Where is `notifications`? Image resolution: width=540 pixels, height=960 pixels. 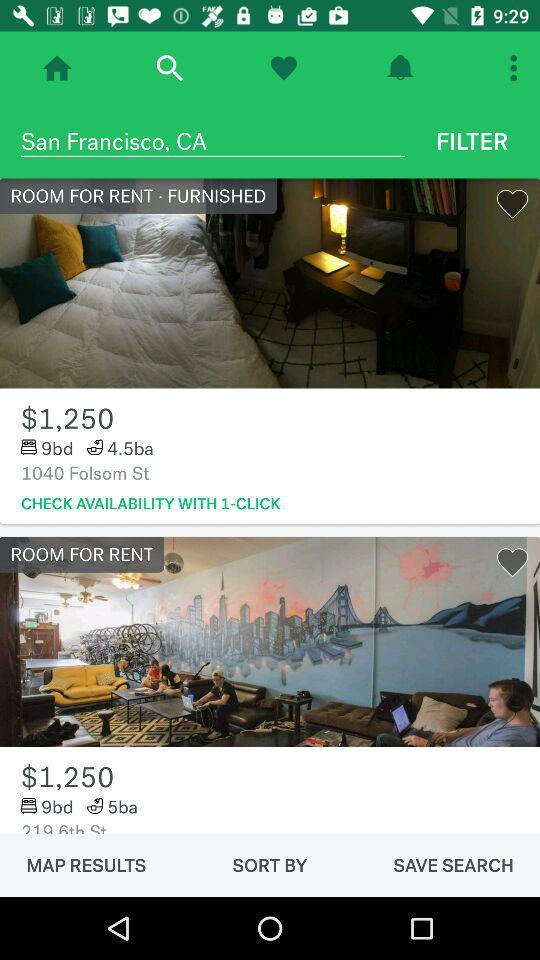 notifications is located at coordinates (400, 68).